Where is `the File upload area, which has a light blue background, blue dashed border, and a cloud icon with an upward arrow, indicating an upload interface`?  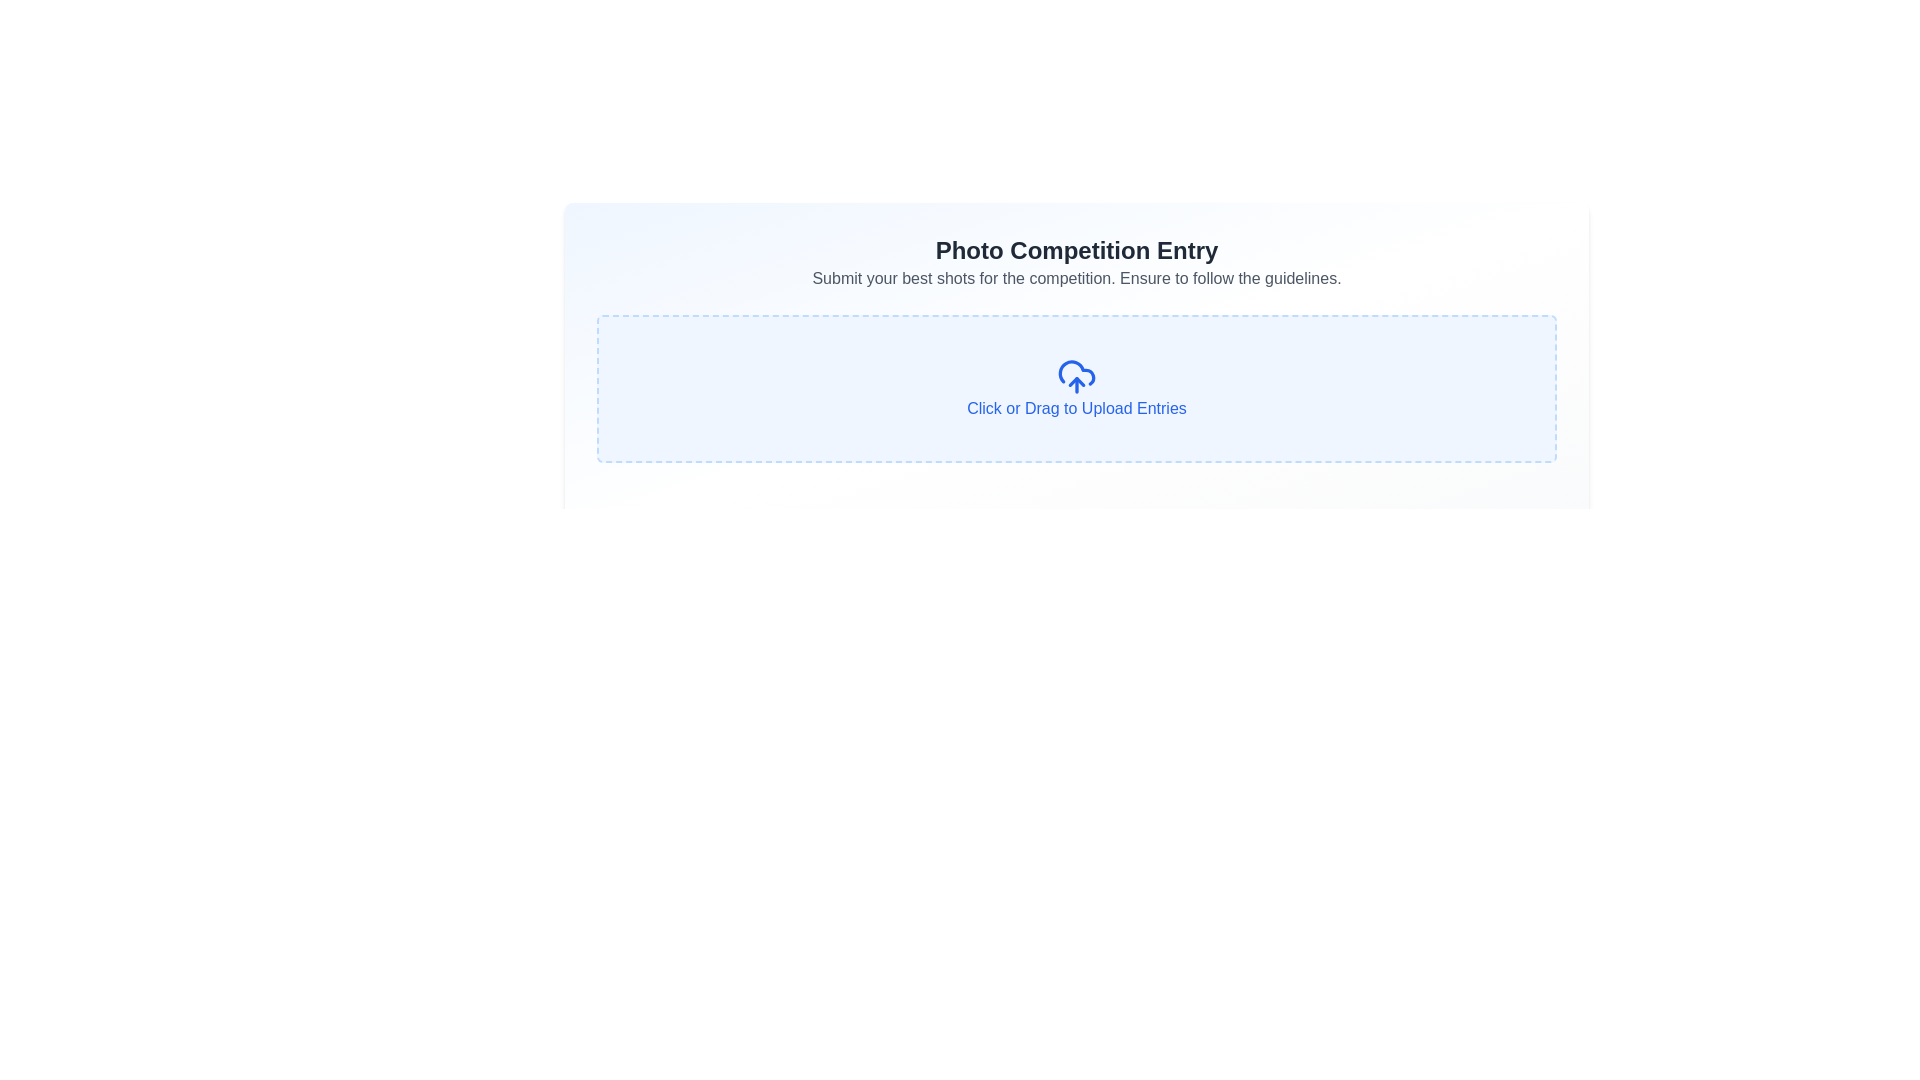
the File upload area, which has a light blue background, blue dashed border, and a cloud icon with an upward arrow, indicating an upload interface is located at coordinates (1075, 389).